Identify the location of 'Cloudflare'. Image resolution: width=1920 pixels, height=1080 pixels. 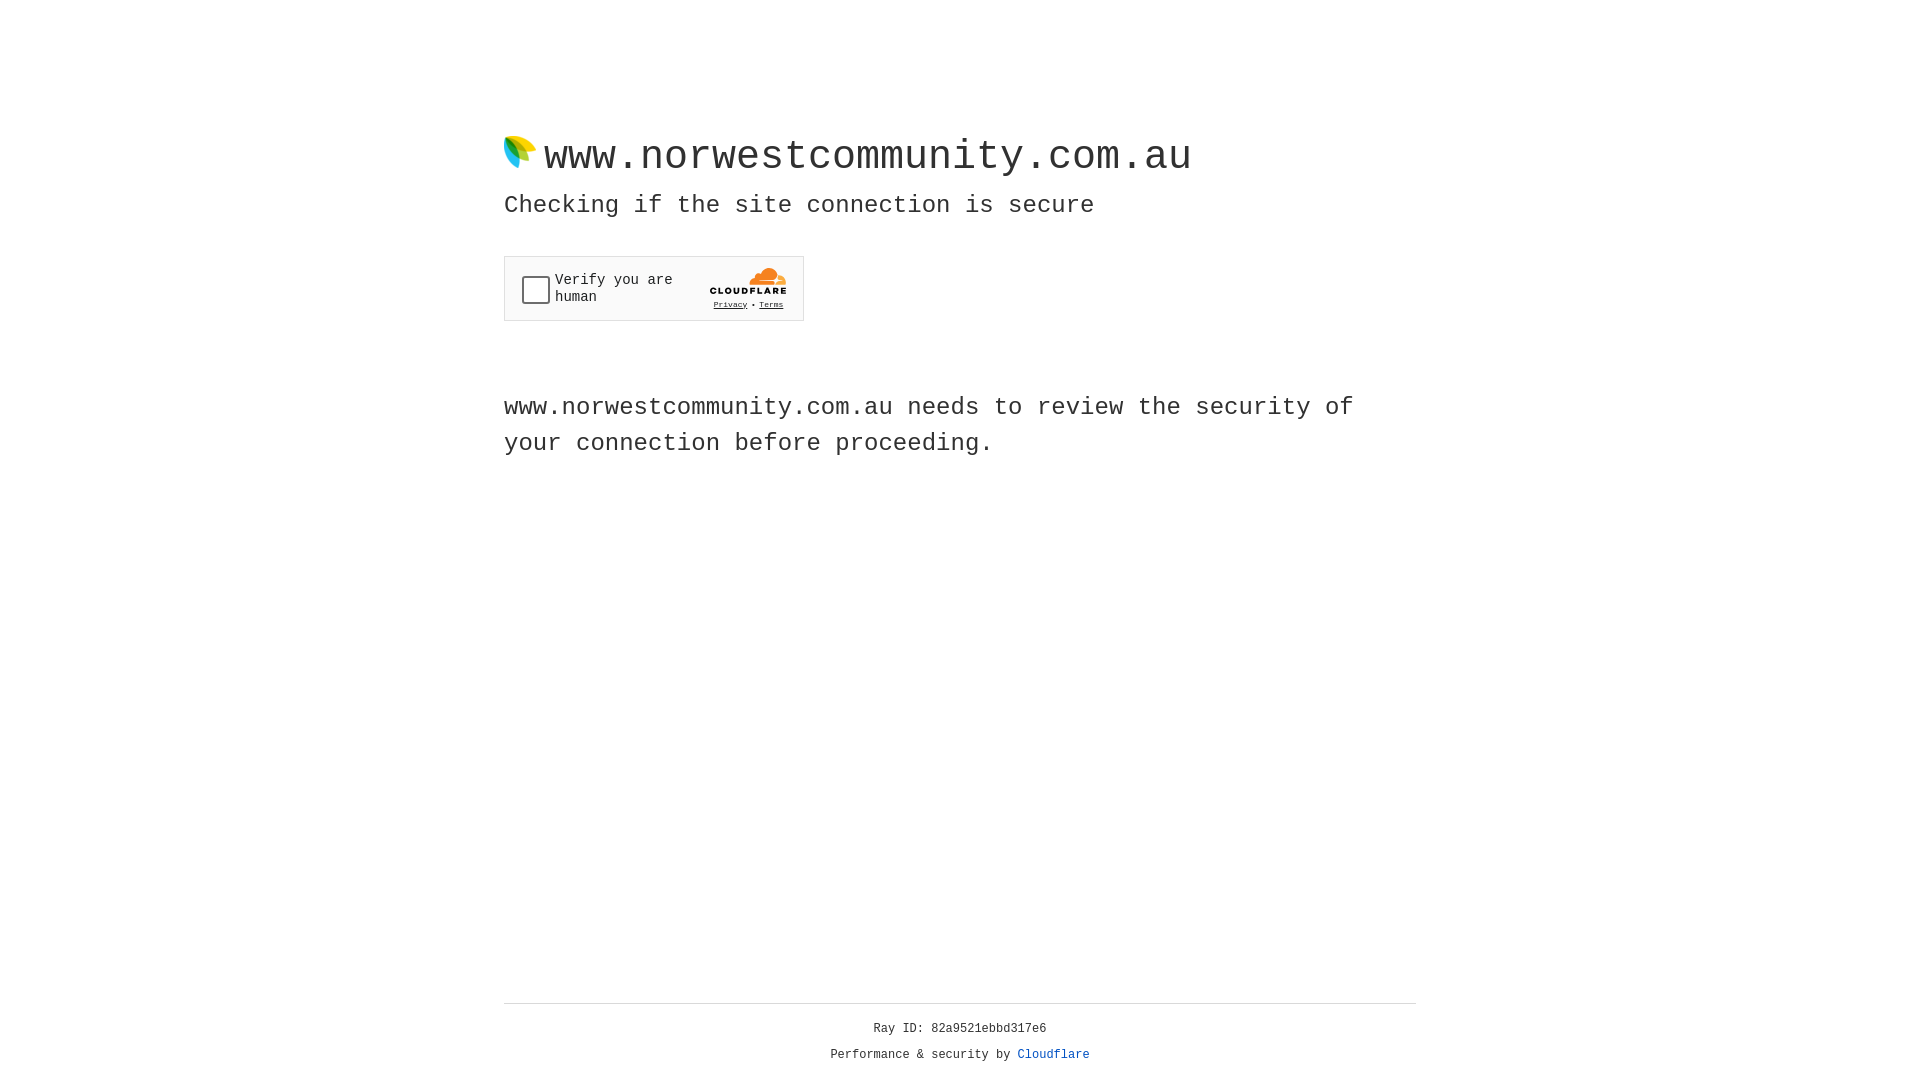
(1053, 1054).